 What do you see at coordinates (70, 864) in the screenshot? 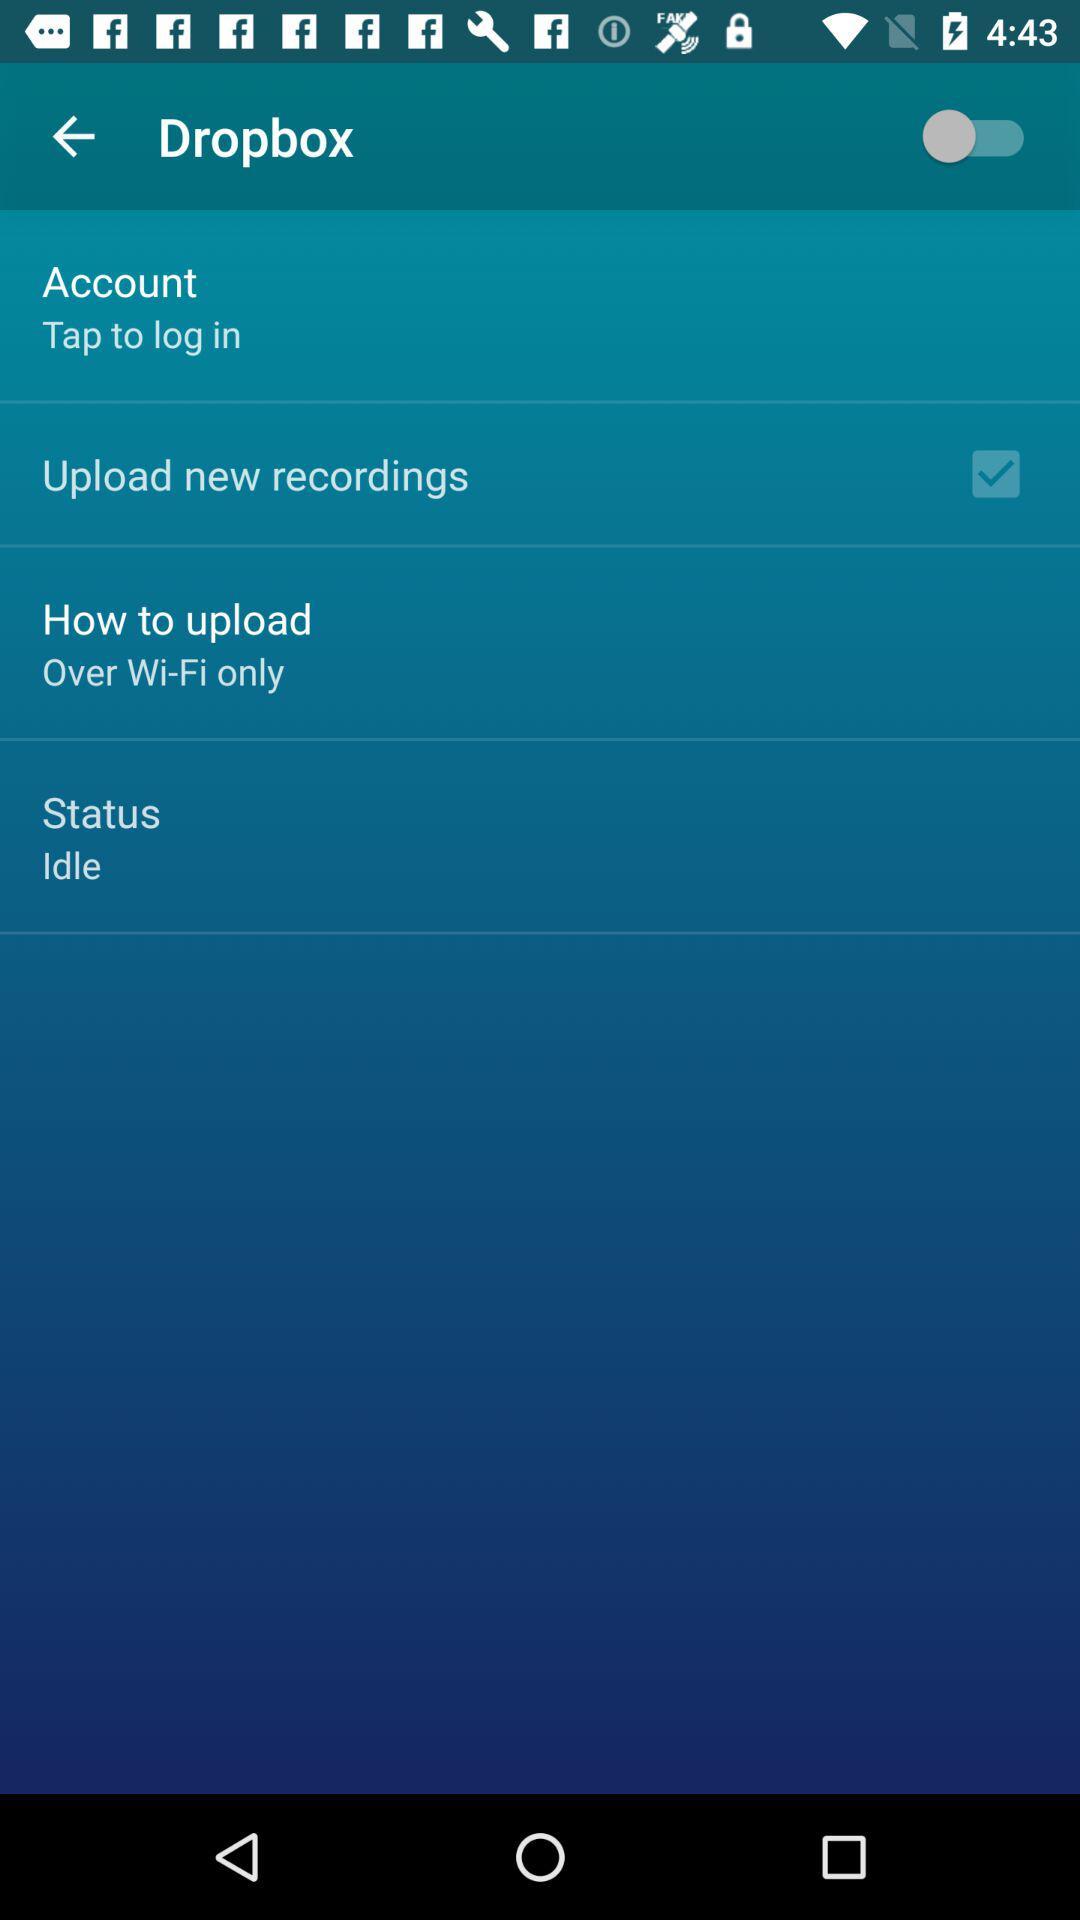
I see `icon below the status` at bounding box center [70, 864].